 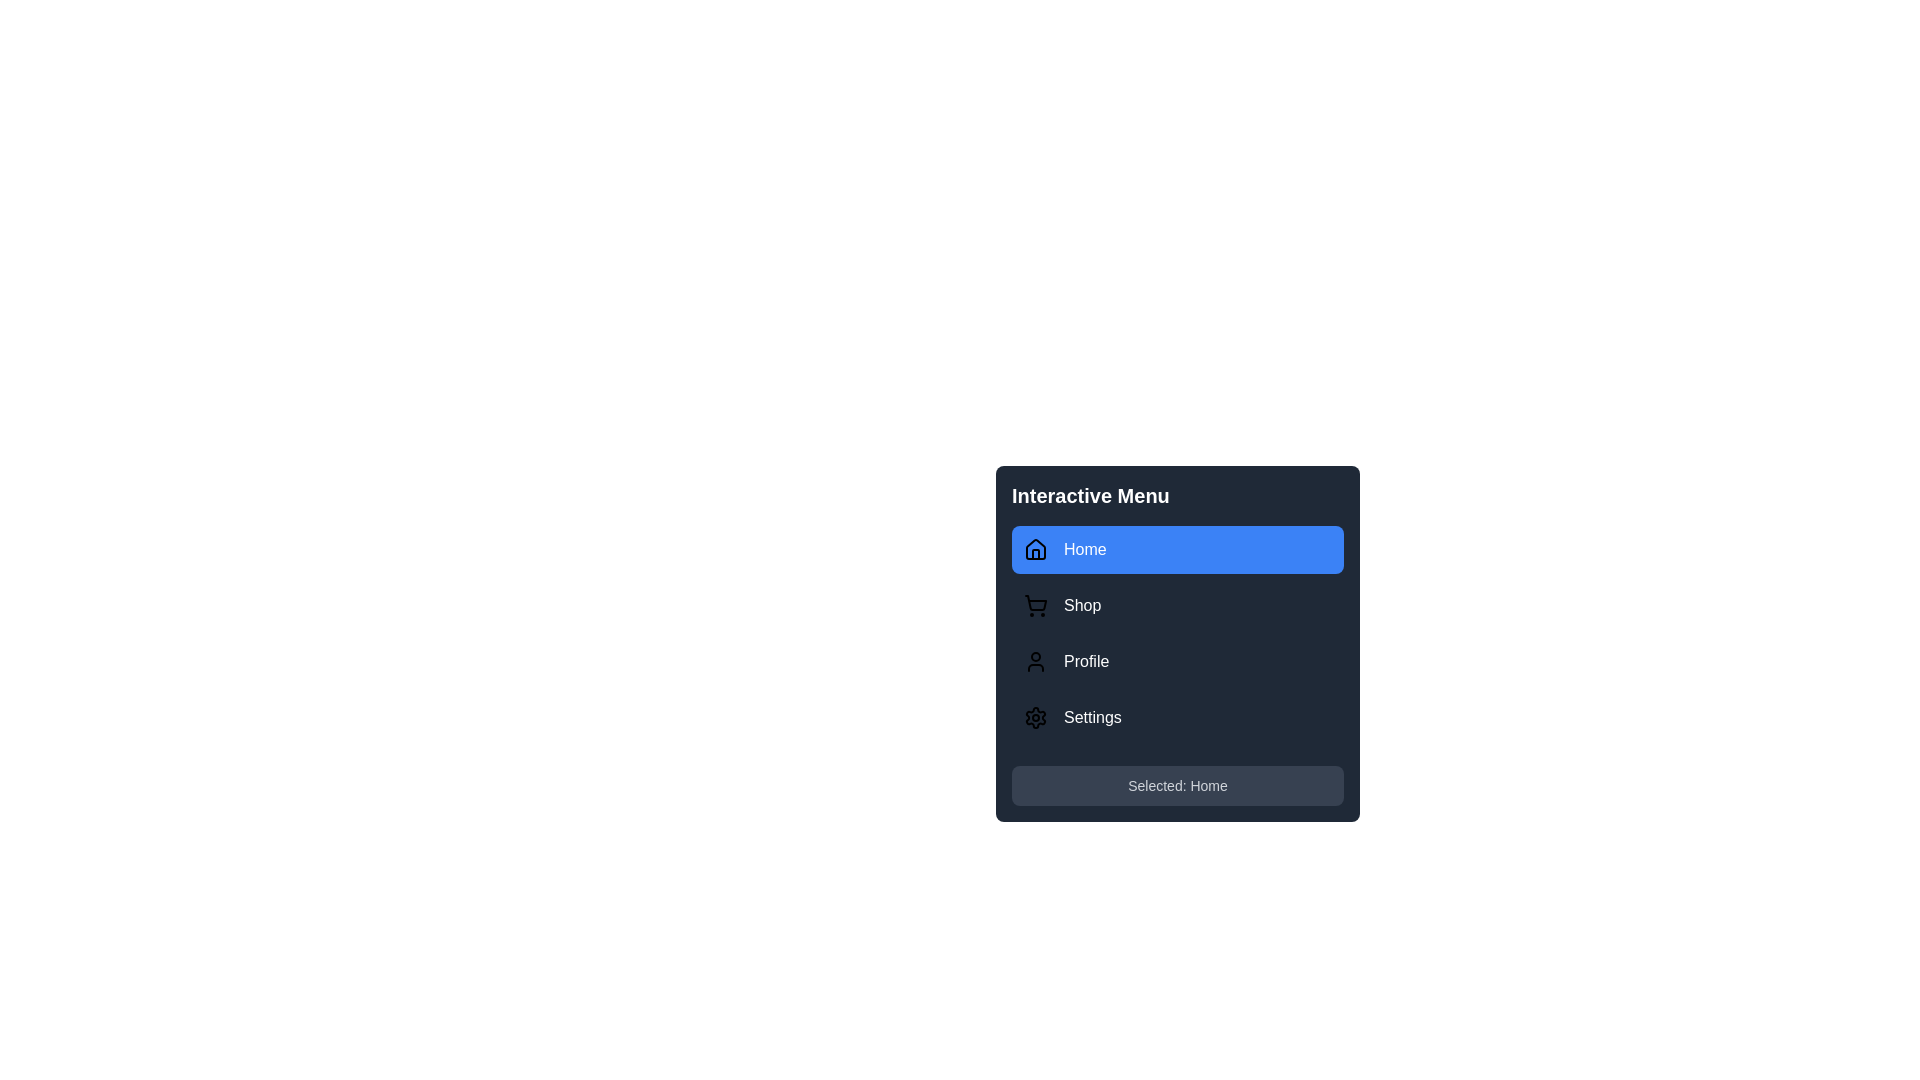 What do you see at coordinates (1177, 662) in the screenshot?
I see `the 'Profile' button, which is the third item in the vertically stacked menu list, located between the 'Shop' and 'Settings' buttons` at bounding box center [1177, 662].